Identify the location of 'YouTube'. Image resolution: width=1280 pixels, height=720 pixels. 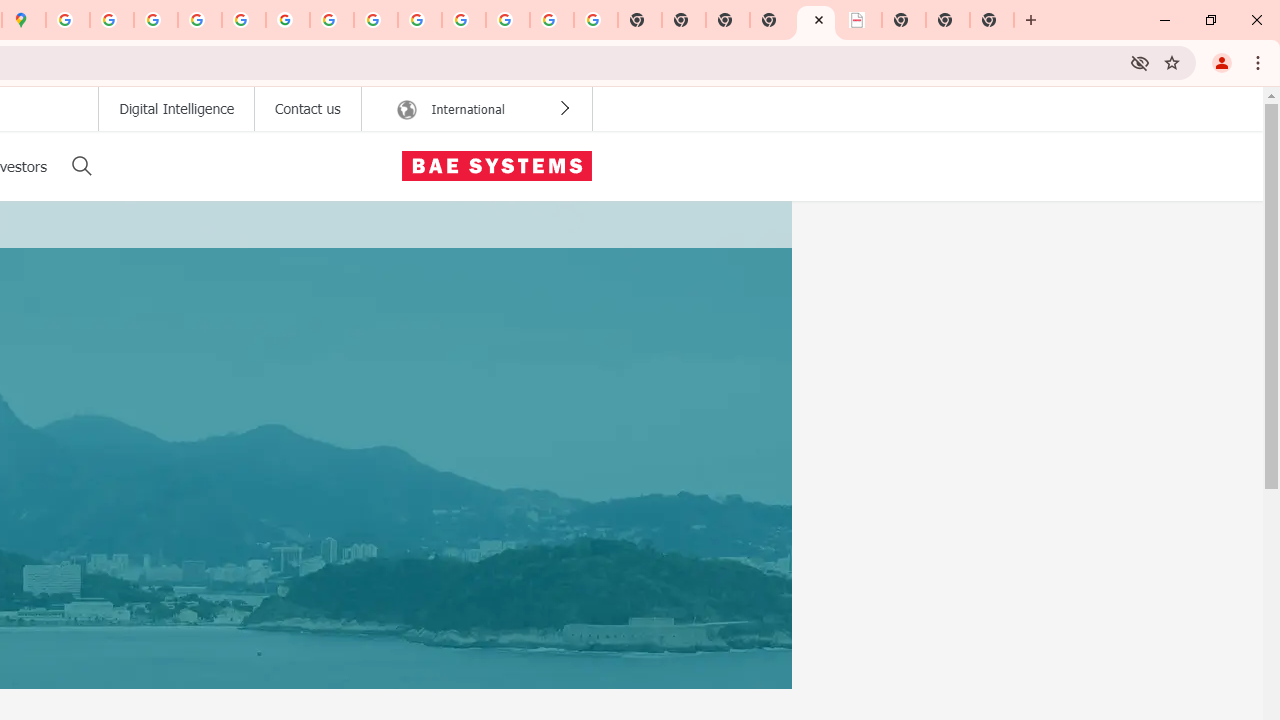
(332, 20).